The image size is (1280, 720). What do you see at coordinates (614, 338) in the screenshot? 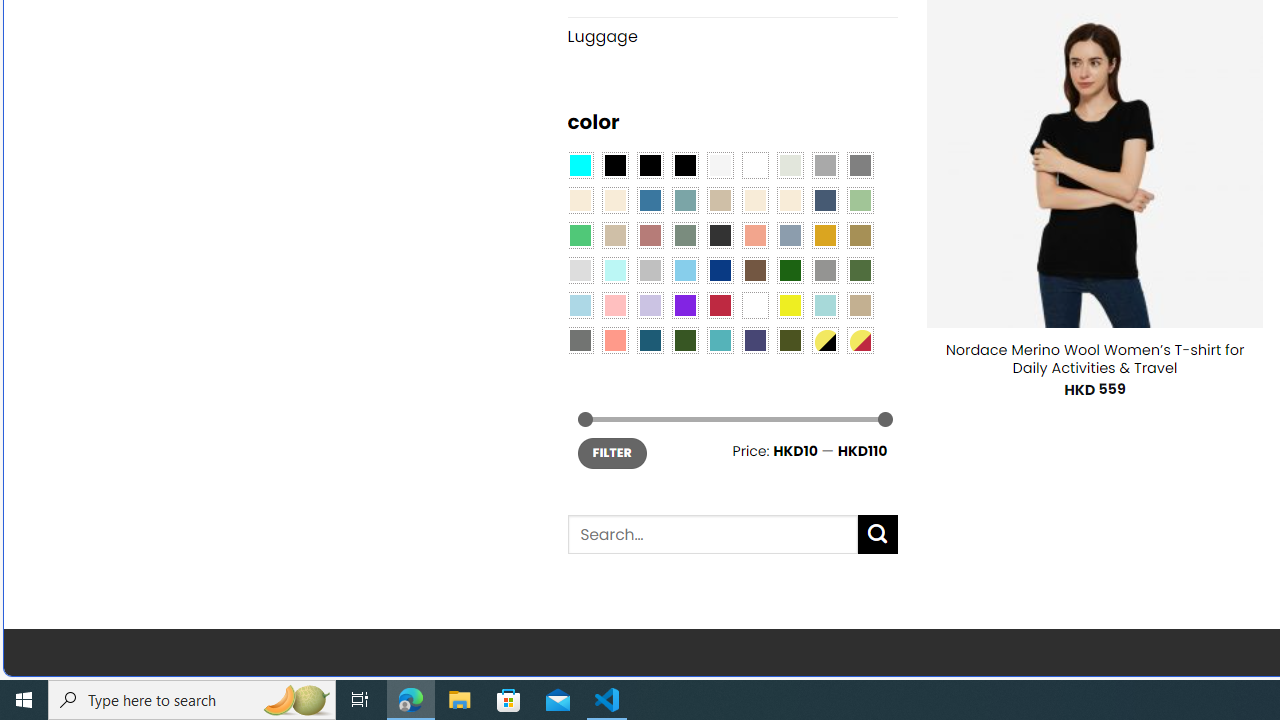
I see `'Peach Pink'` at bounding box center [614, 338].